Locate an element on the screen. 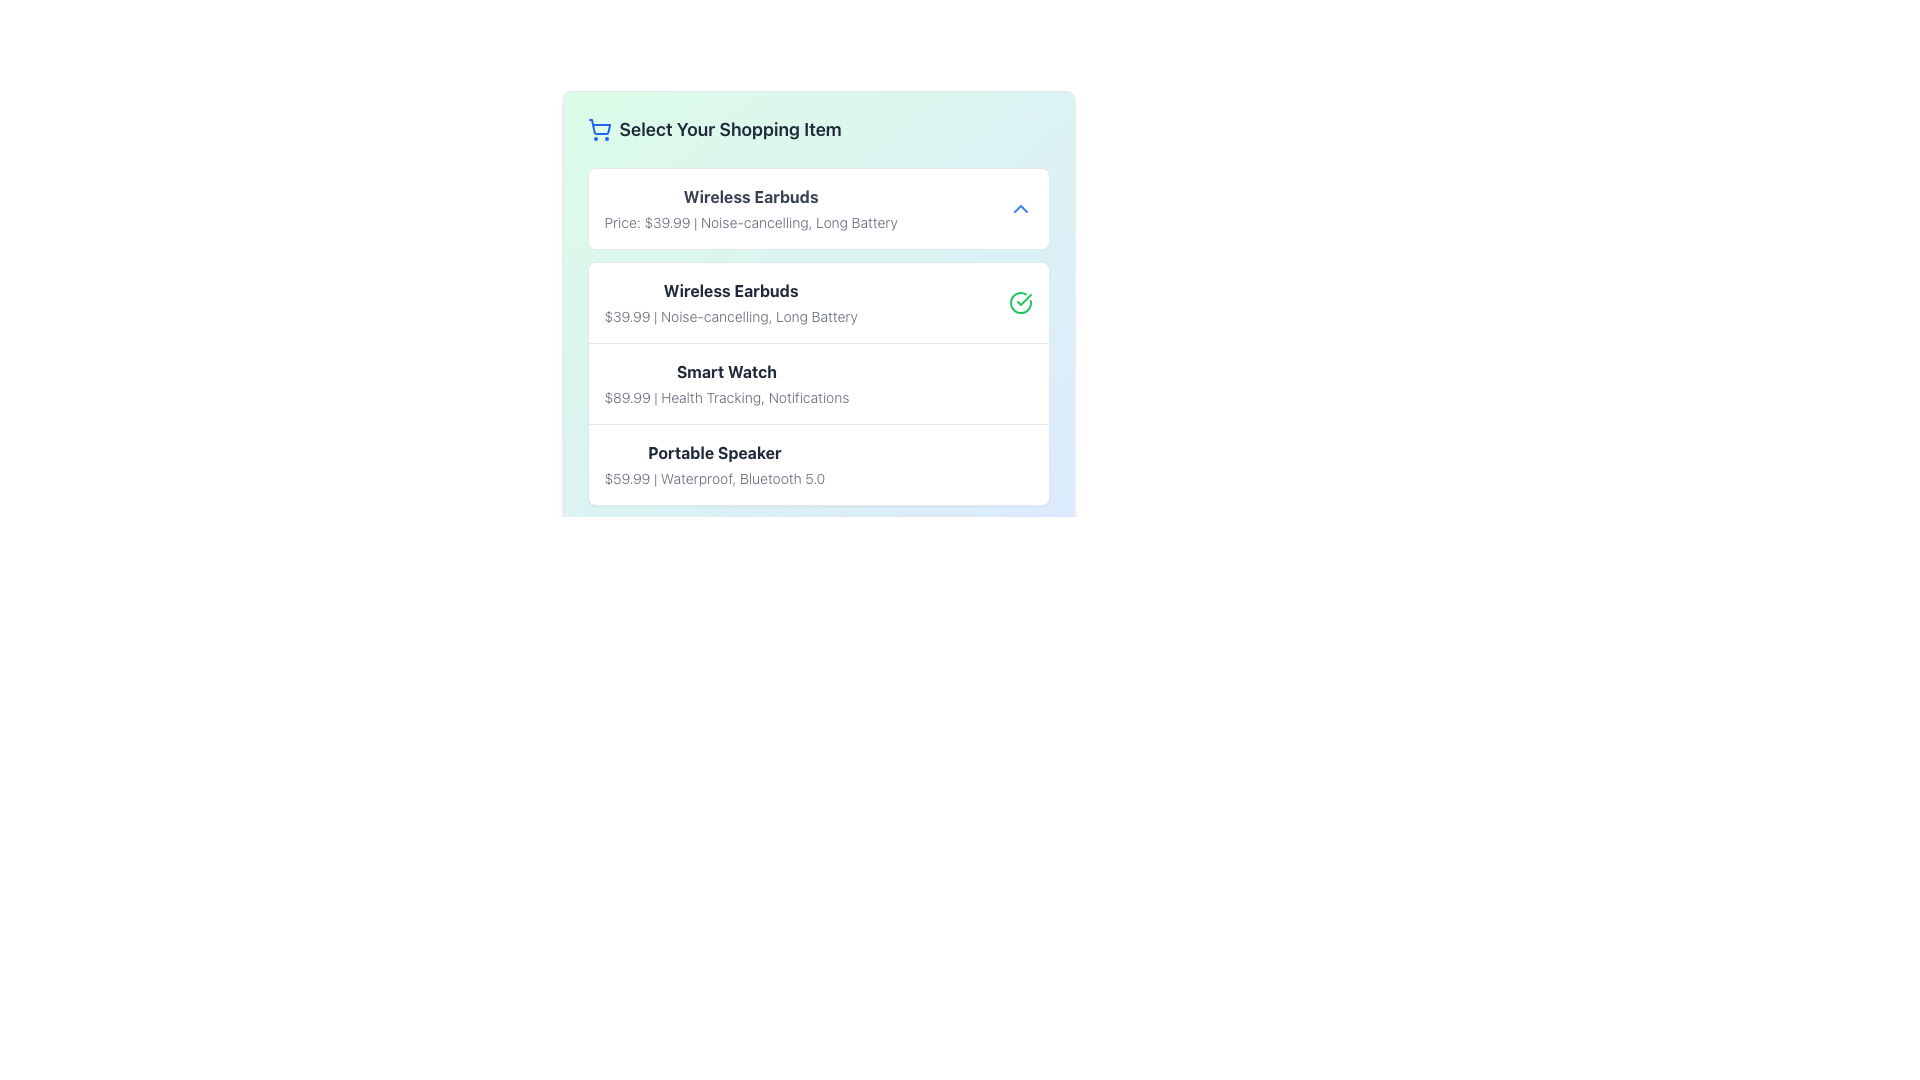 The height and width of the screenshot is (1080, 1920). the blue shopping cart icon located to the left of the 'Select Your Shopping Item' text is located at coordinates (598, 130).